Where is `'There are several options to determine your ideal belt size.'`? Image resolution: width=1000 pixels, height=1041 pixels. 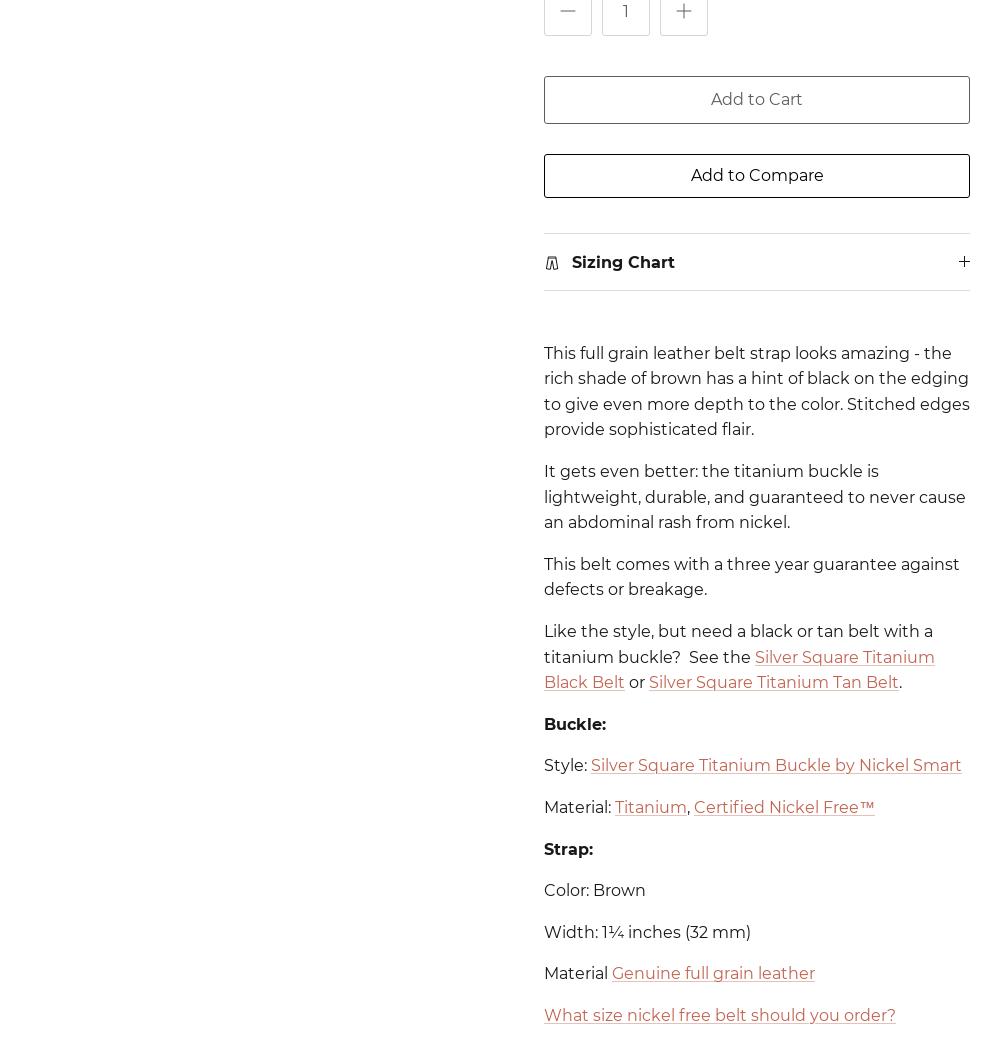
'There are several options to determine your ideal belt size.' is located at coordinates (575, 911).